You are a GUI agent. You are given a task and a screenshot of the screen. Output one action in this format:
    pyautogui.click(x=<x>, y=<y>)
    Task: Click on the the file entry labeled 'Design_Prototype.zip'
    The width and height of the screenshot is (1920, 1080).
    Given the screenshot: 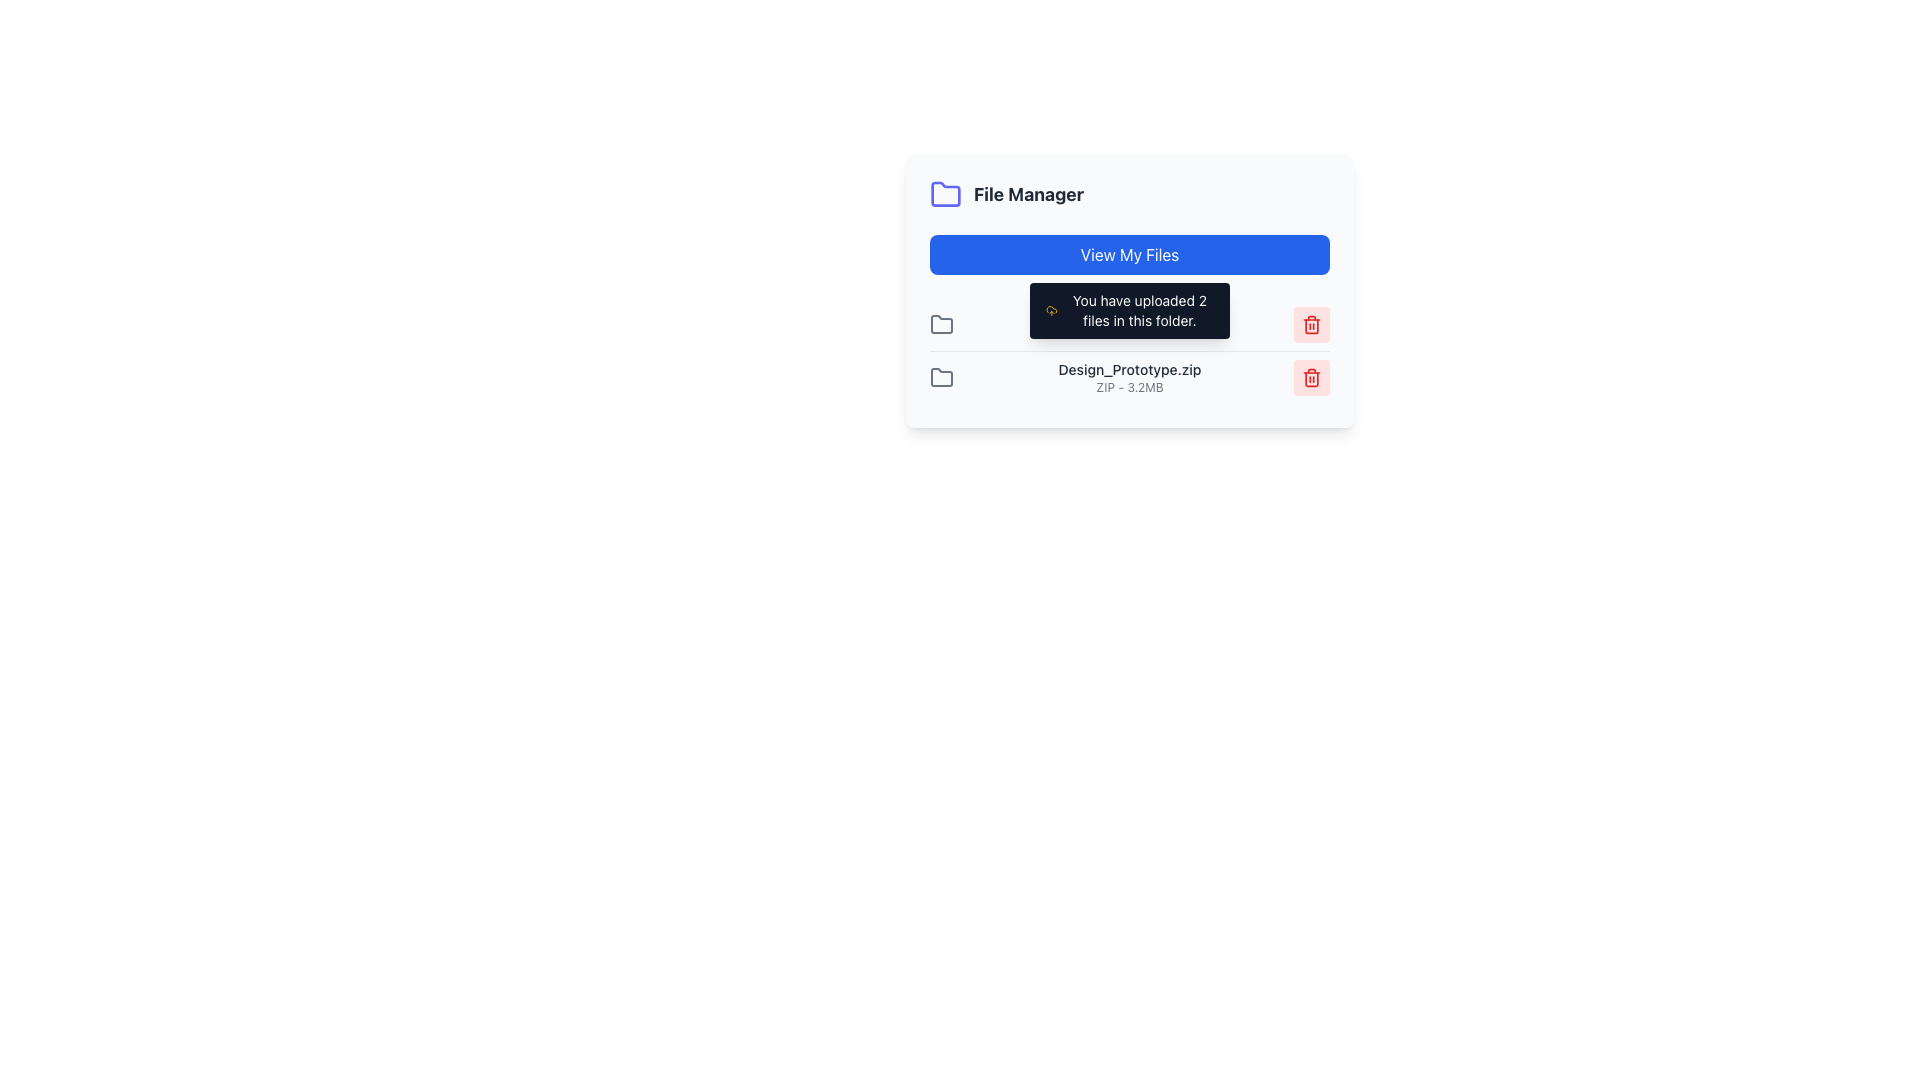 What is the action you would take?
    pyautogui.click(x=1129, y=350)
    